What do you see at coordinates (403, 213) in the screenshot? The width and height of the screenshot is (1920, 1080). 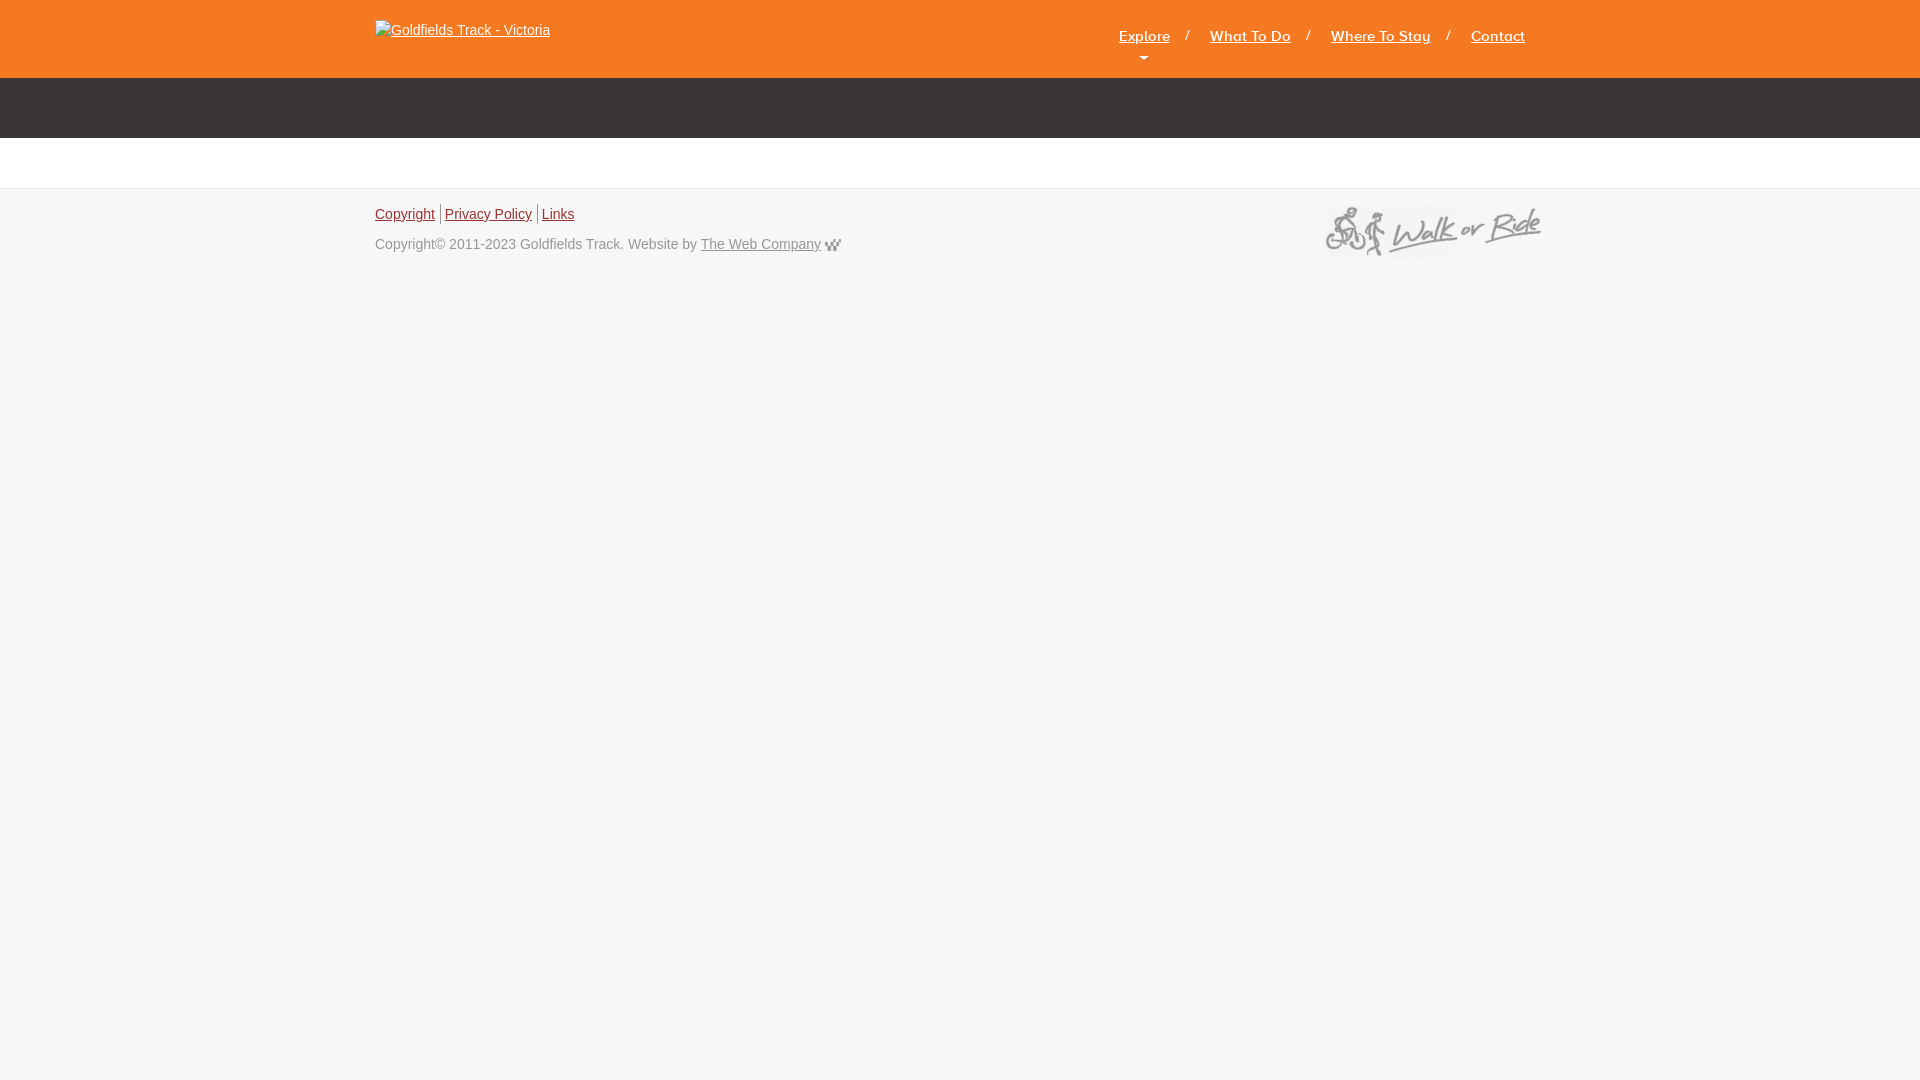 I see `'Copyright'` at bounding box center [403, 213].